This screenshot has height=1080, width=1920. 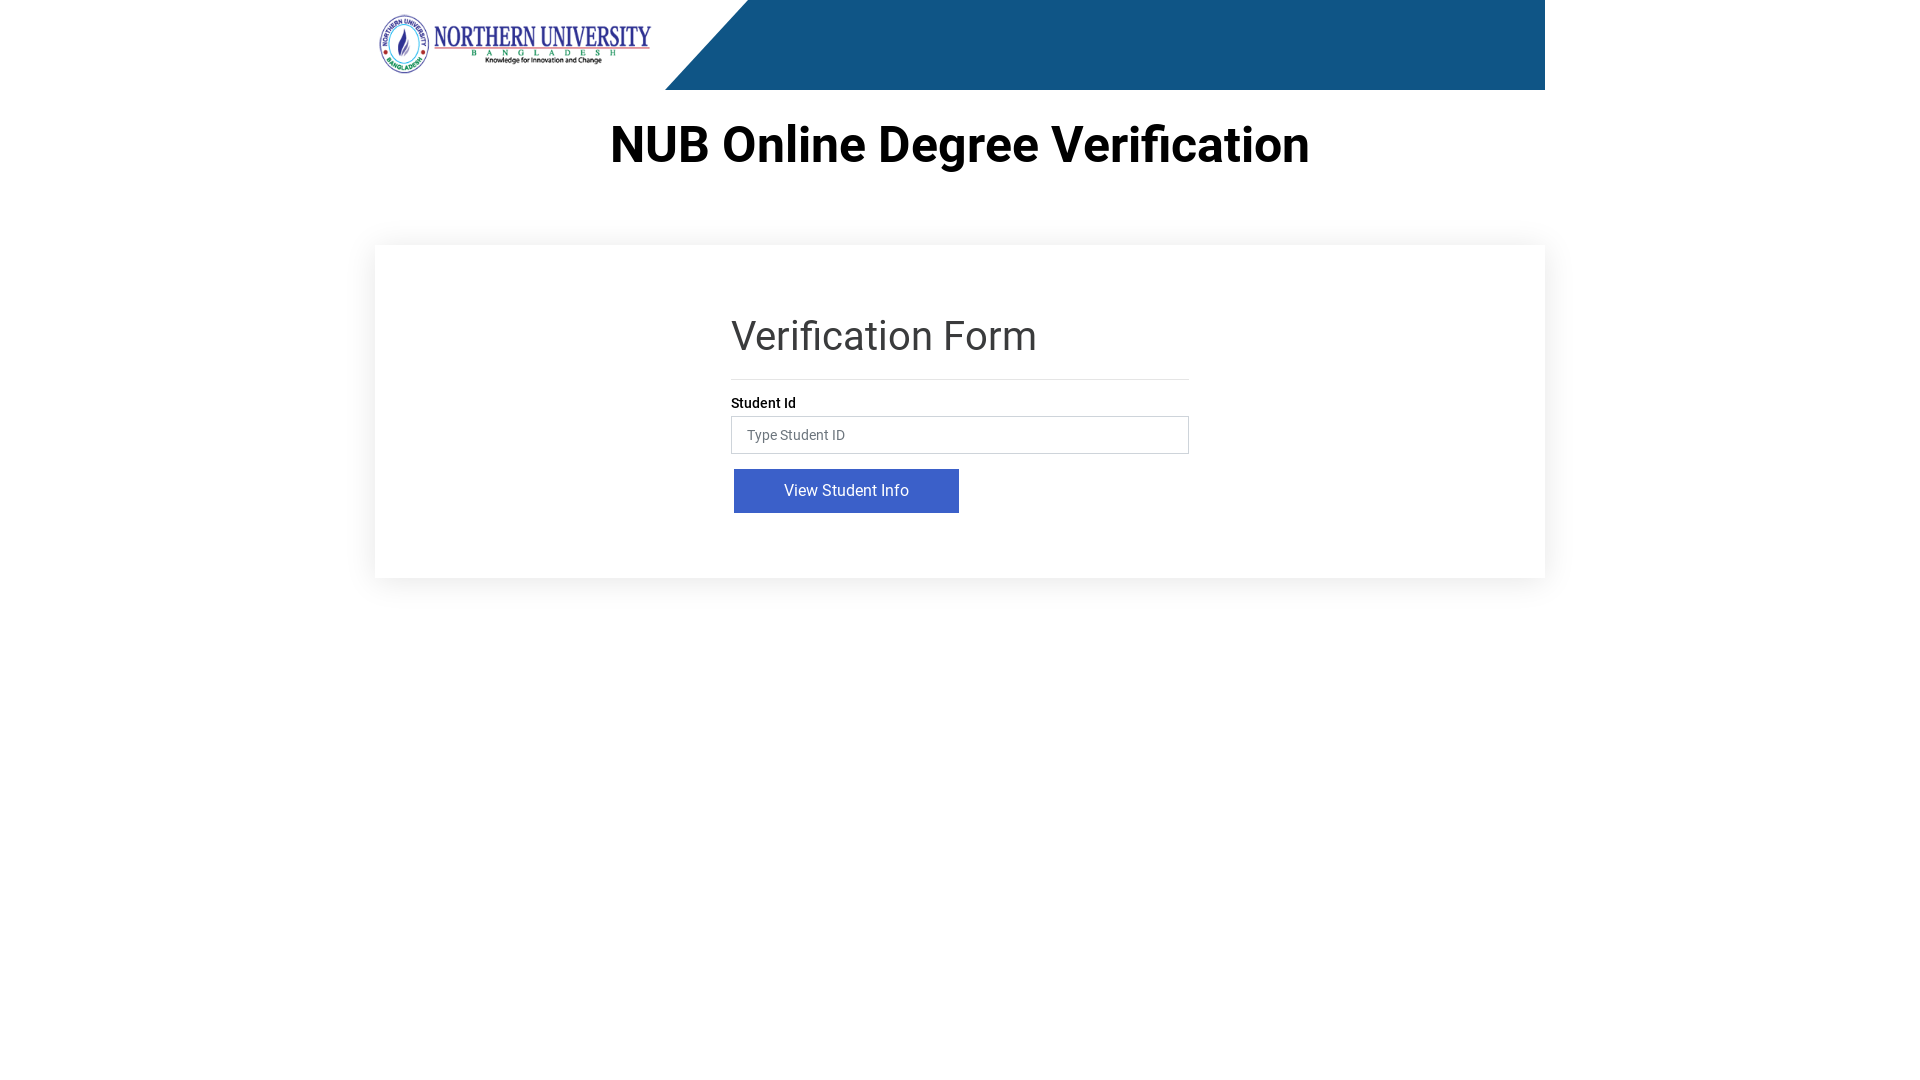 What do you see at coordinates (846, 490) in the screenshot?
I see `'View Student Info'` at bounding box center [846, 490].